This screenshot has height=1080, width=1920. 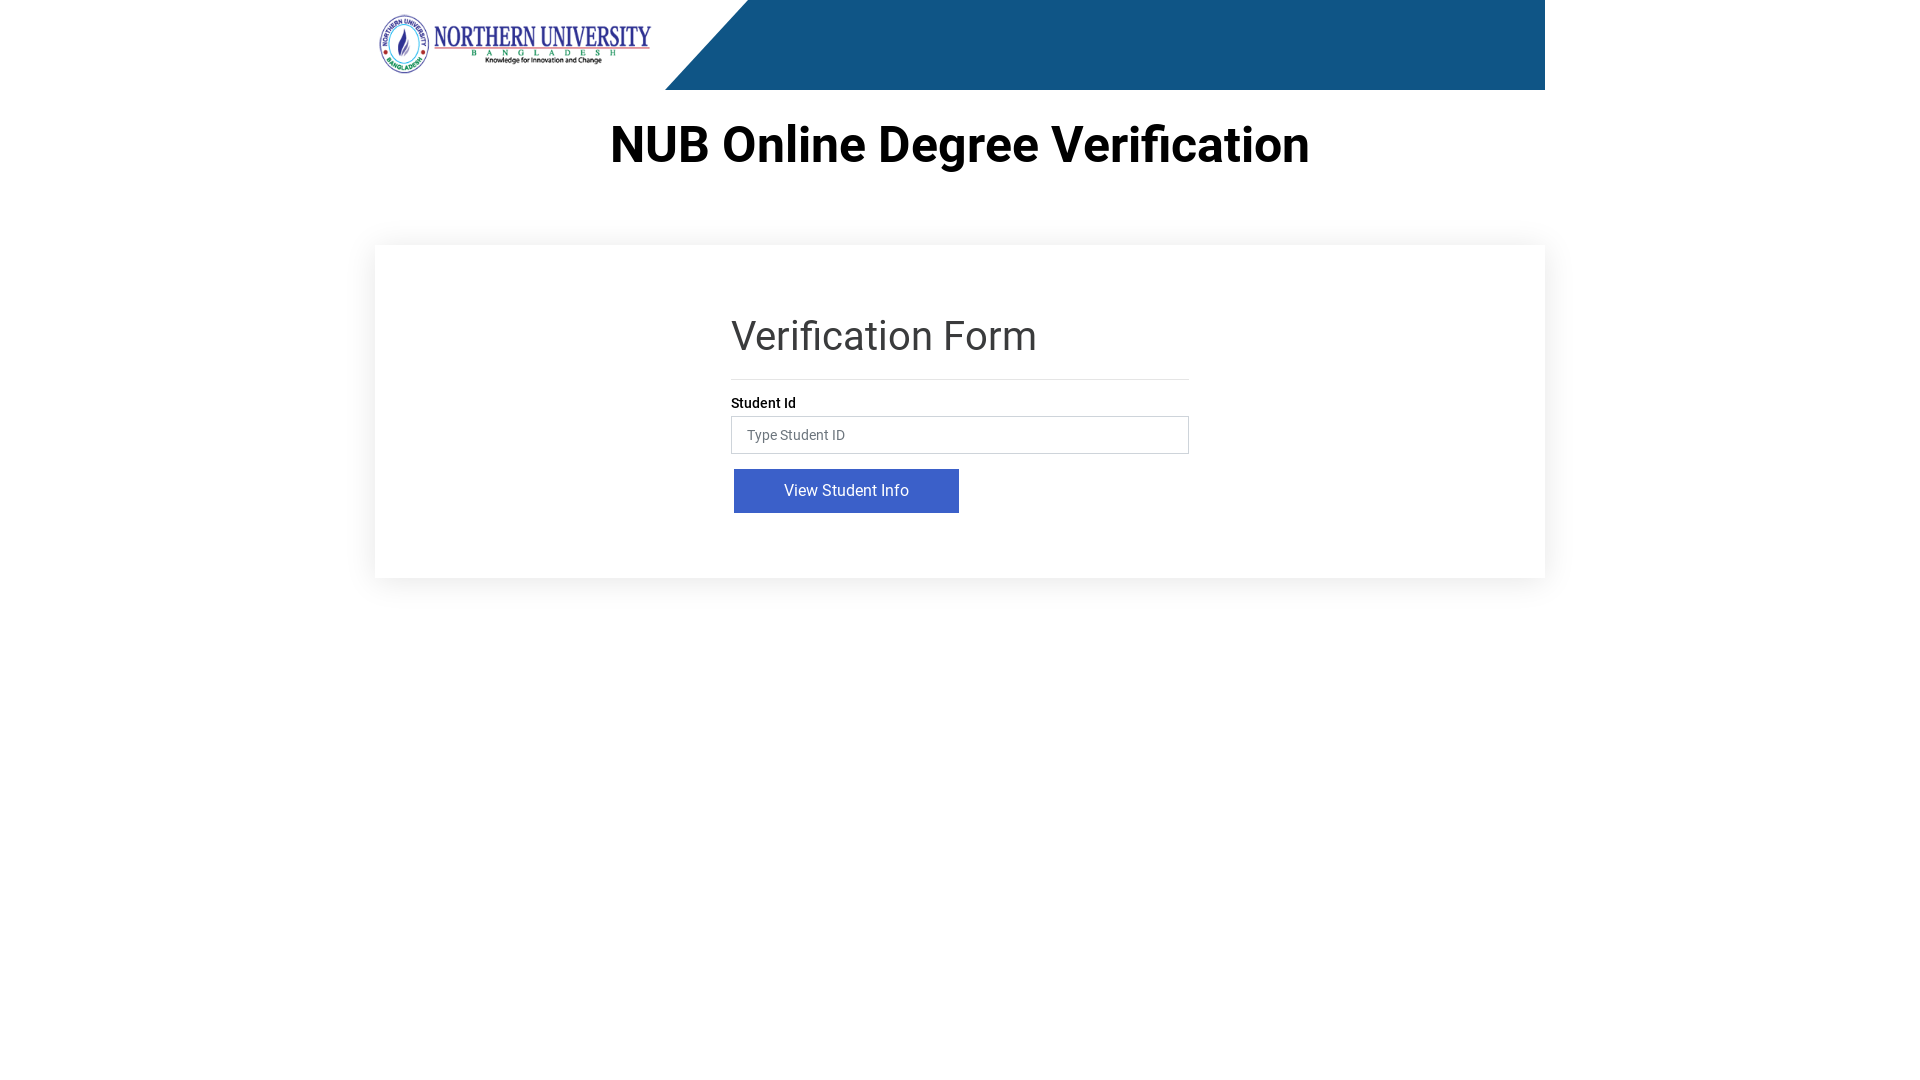 What do you see at coordinates (846, 490) in the screenshot?
I see `'View Student Info'` at bounding box center [846, 490].